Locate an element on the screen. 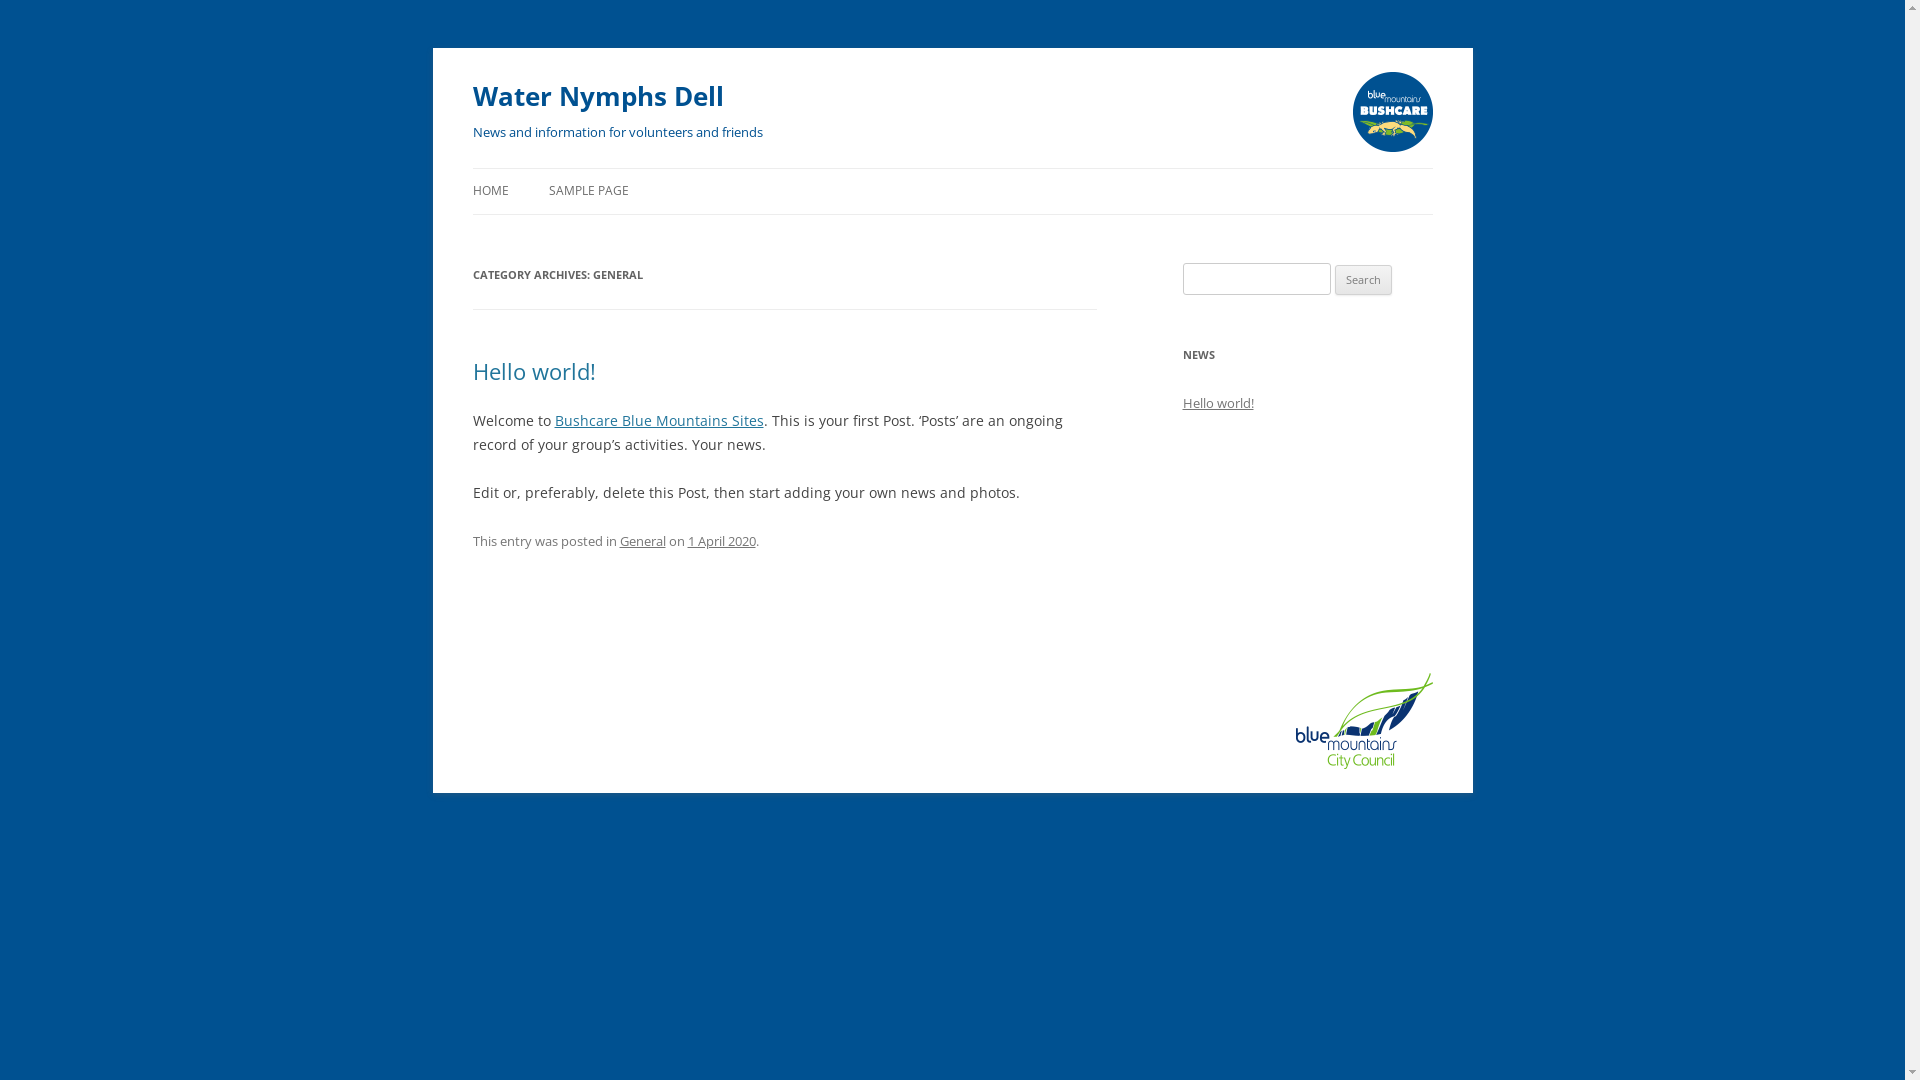 This screenshot has height=1080, width=1920. 'Search' is located at coordinates (1362, 280).